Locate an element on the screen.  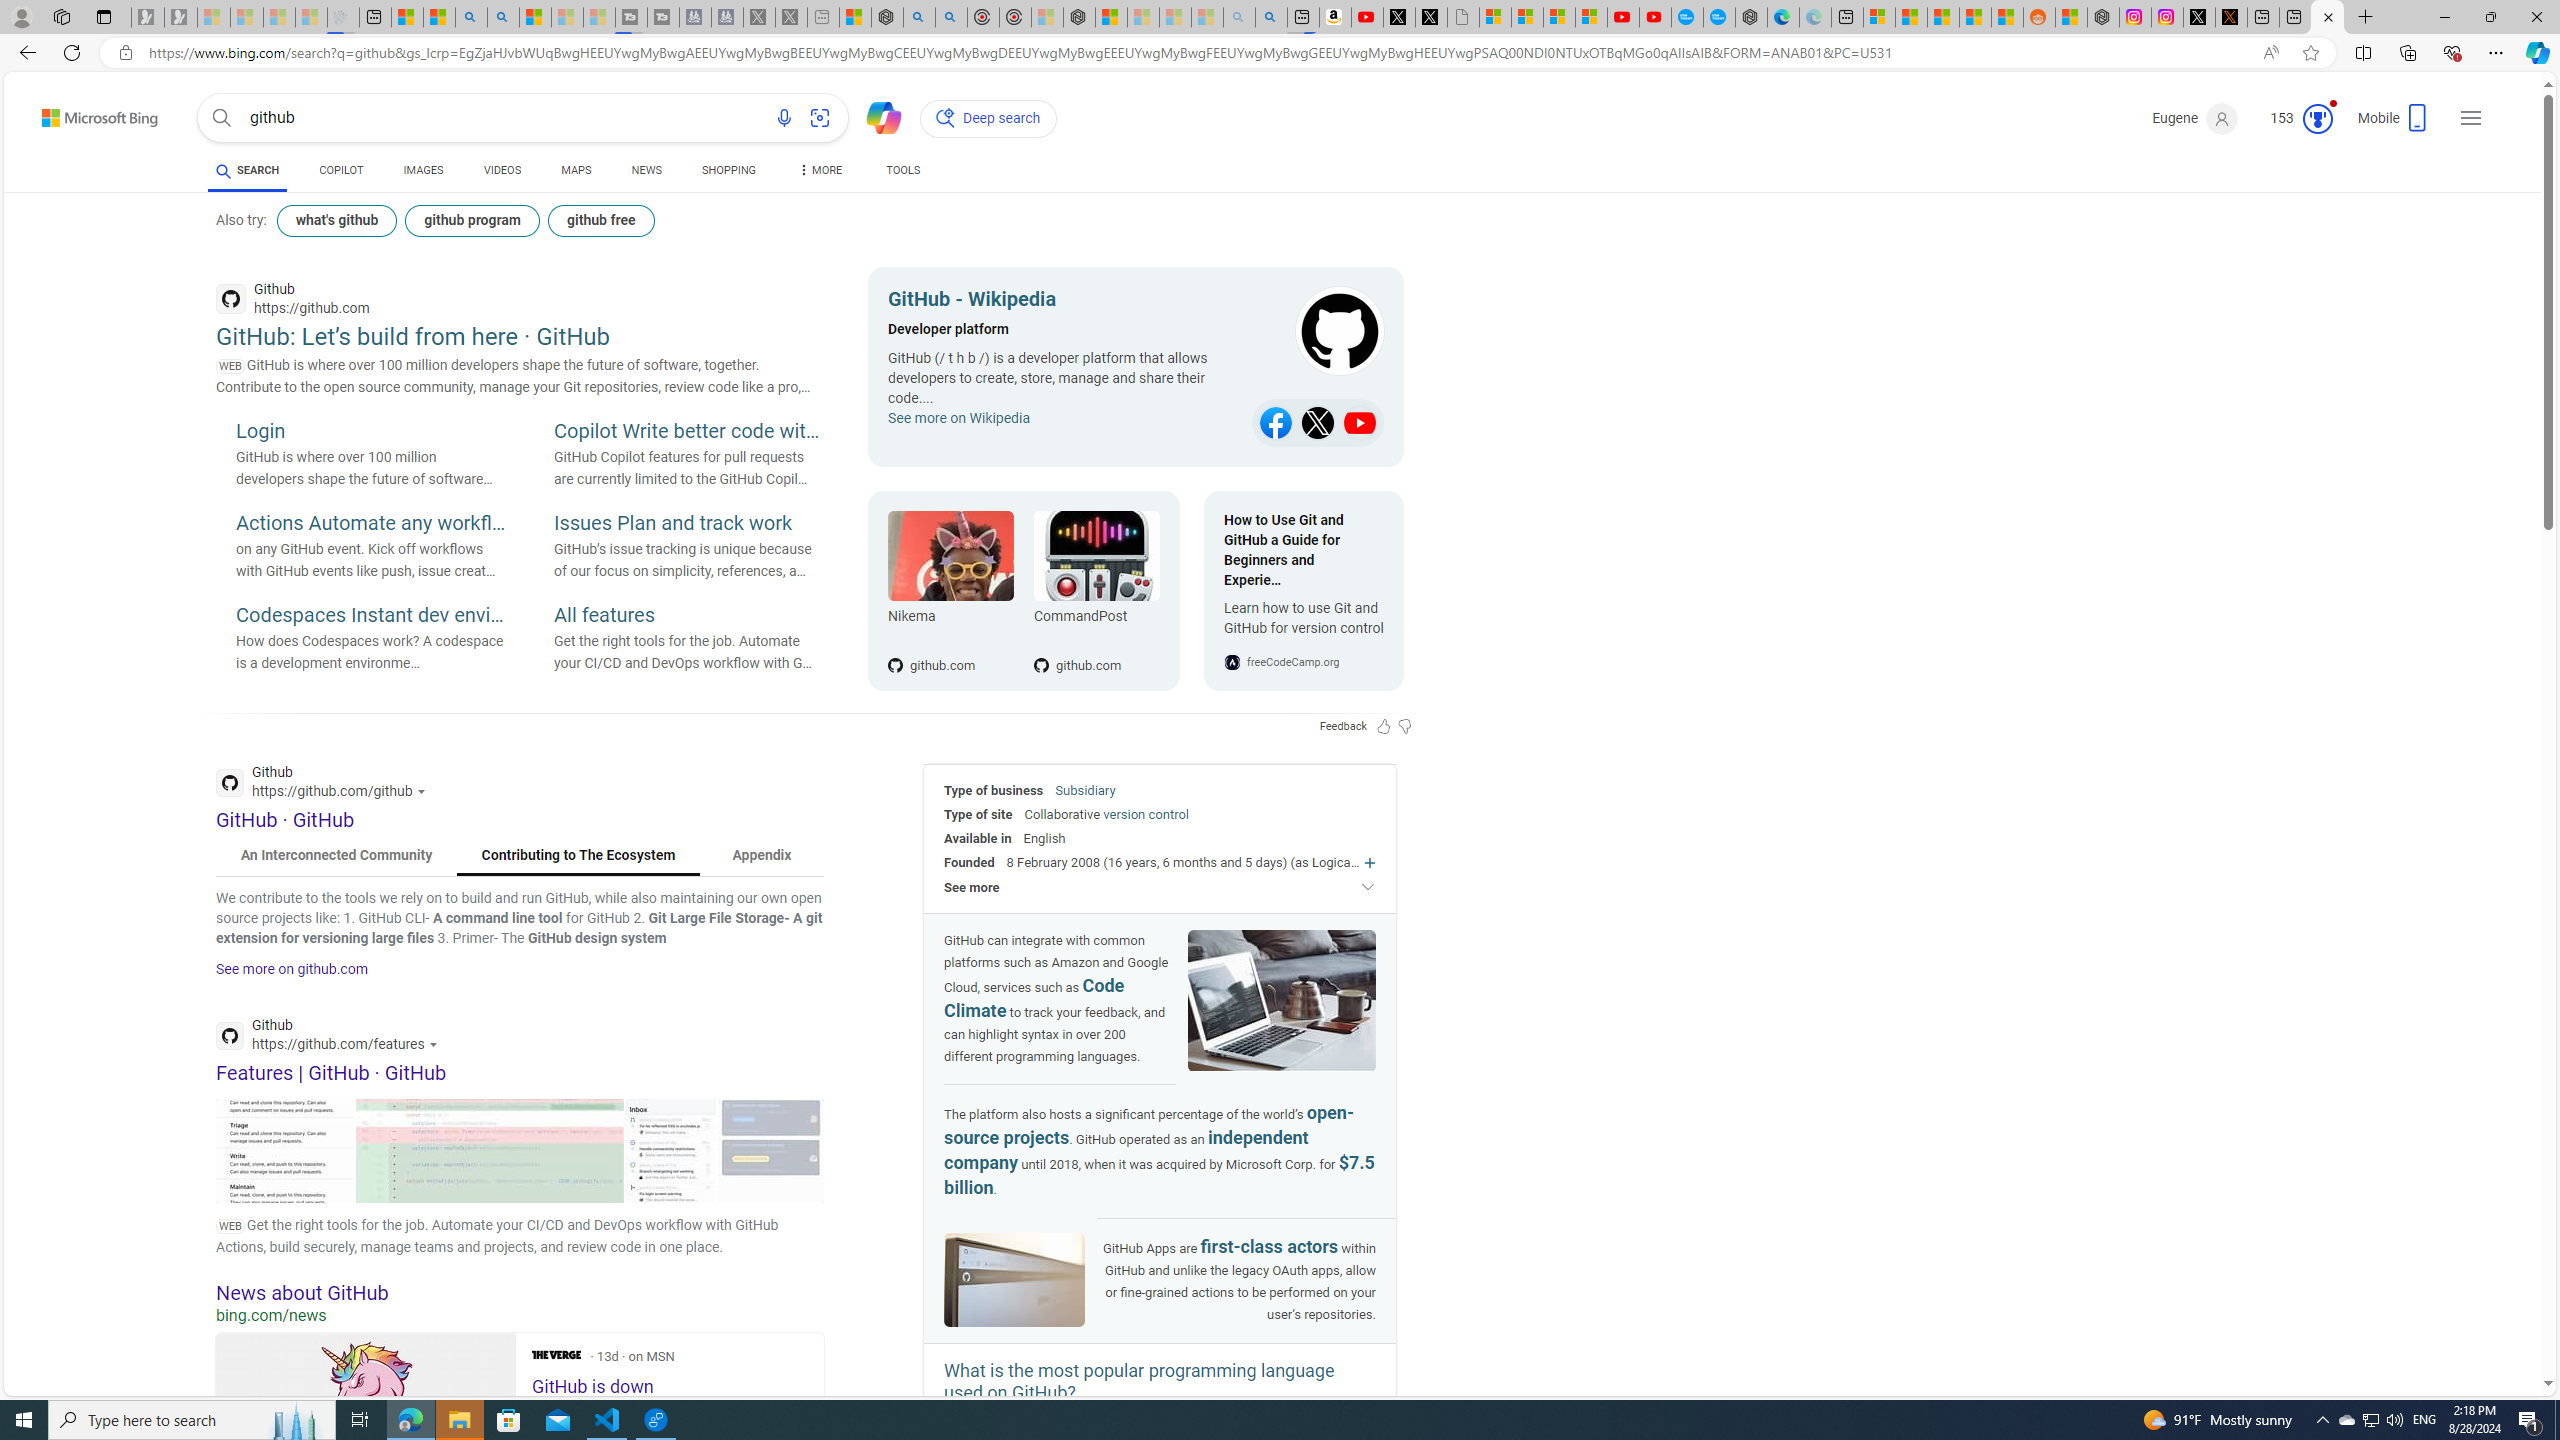
'Login' is located at coordinates (370, 432).